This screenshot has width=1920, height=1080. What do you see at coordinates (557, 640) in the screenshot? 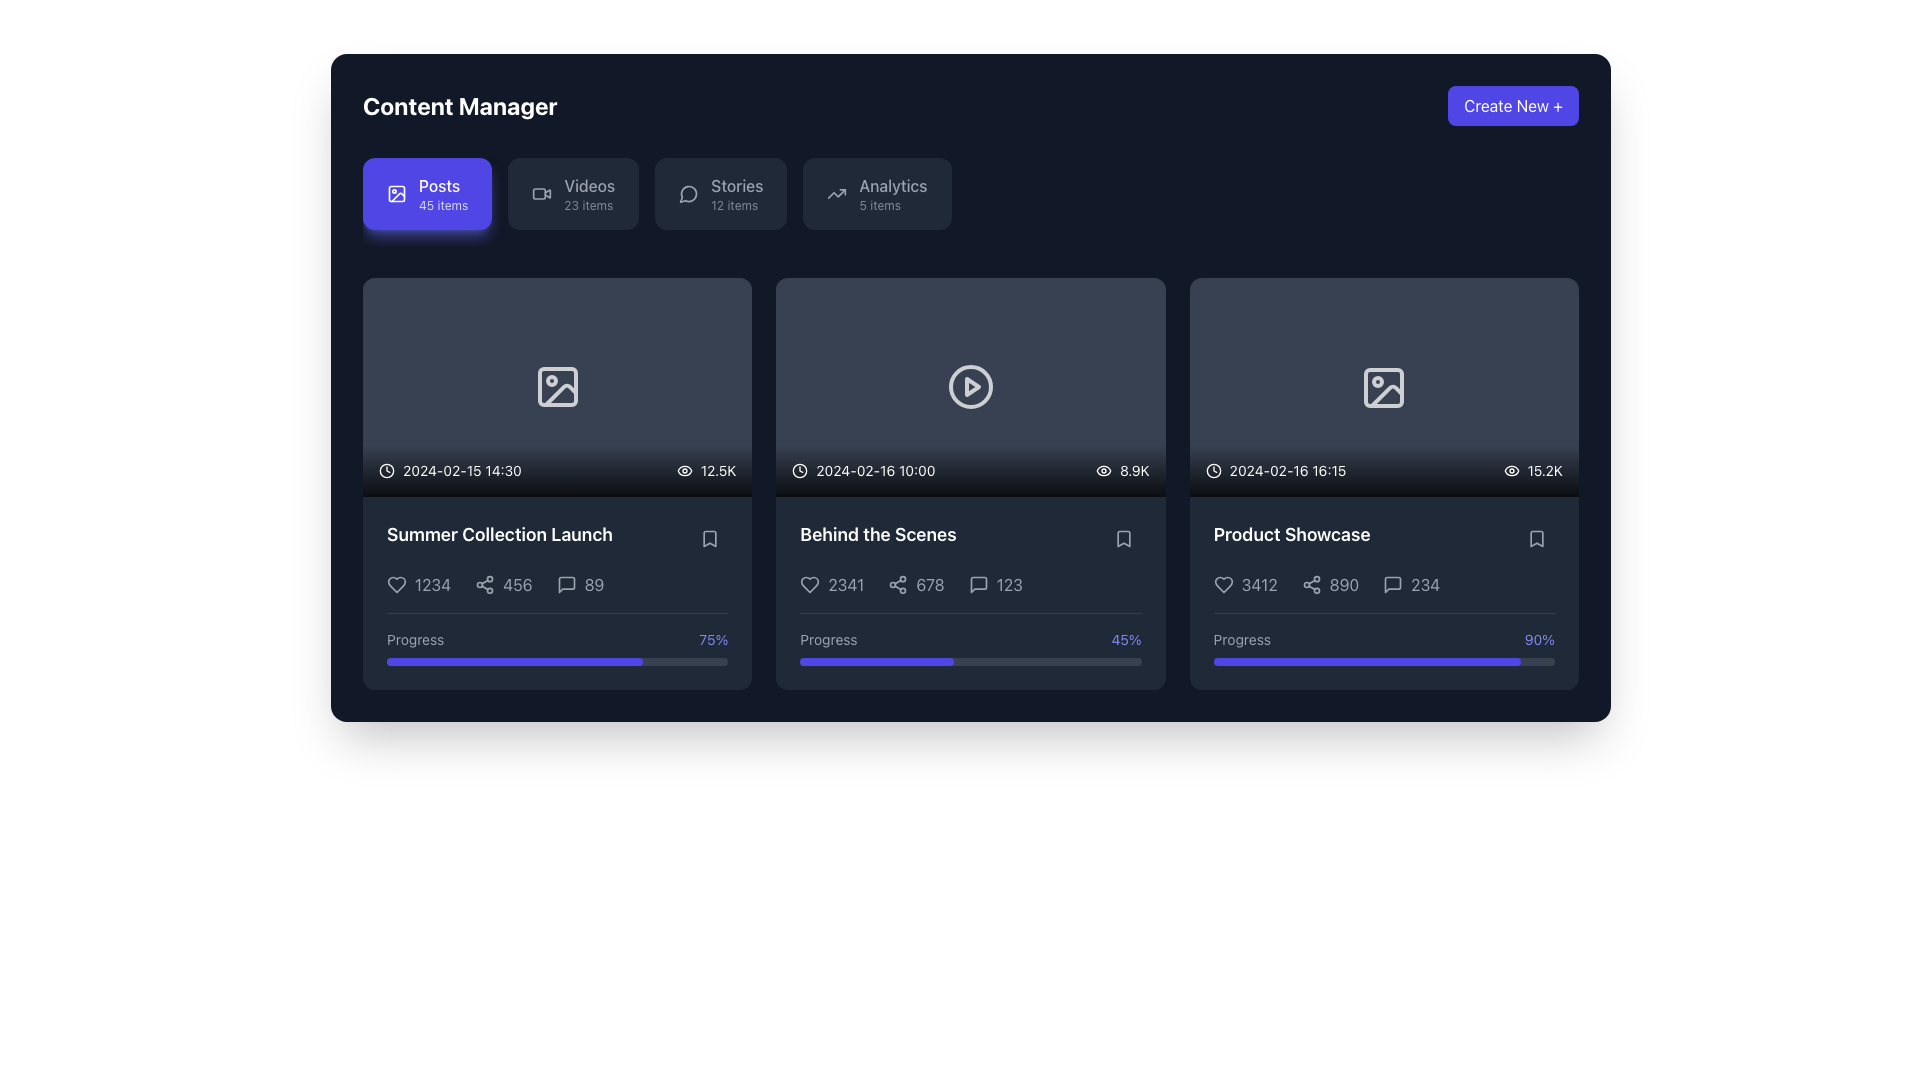
I see `the textual indicator displaying 'Progress 75%' located in the bottom section of the card labeled 'Summer Collection Launch'` at bounding box center [557, 640].